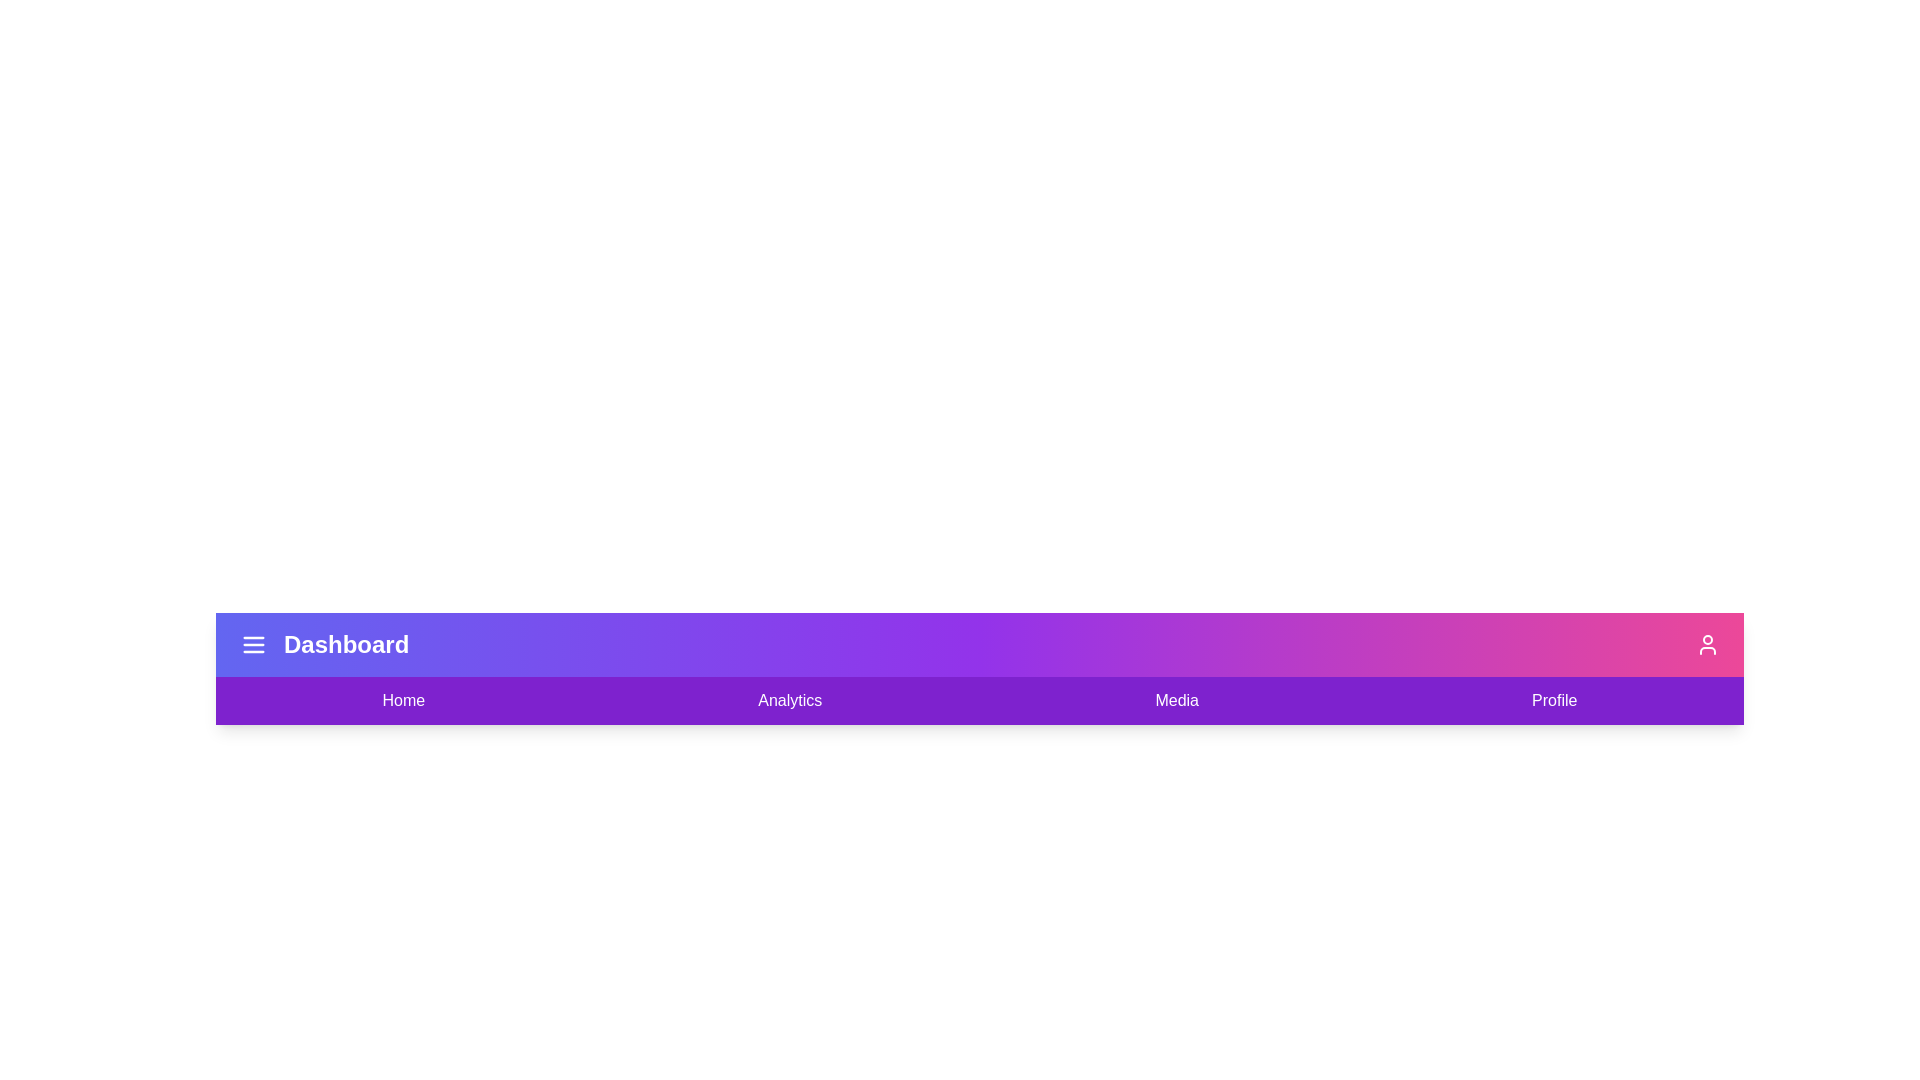 This screenshot has height=1080, width=1920. I want to click on the navigation link labeled Analytics, so click(789, 700).